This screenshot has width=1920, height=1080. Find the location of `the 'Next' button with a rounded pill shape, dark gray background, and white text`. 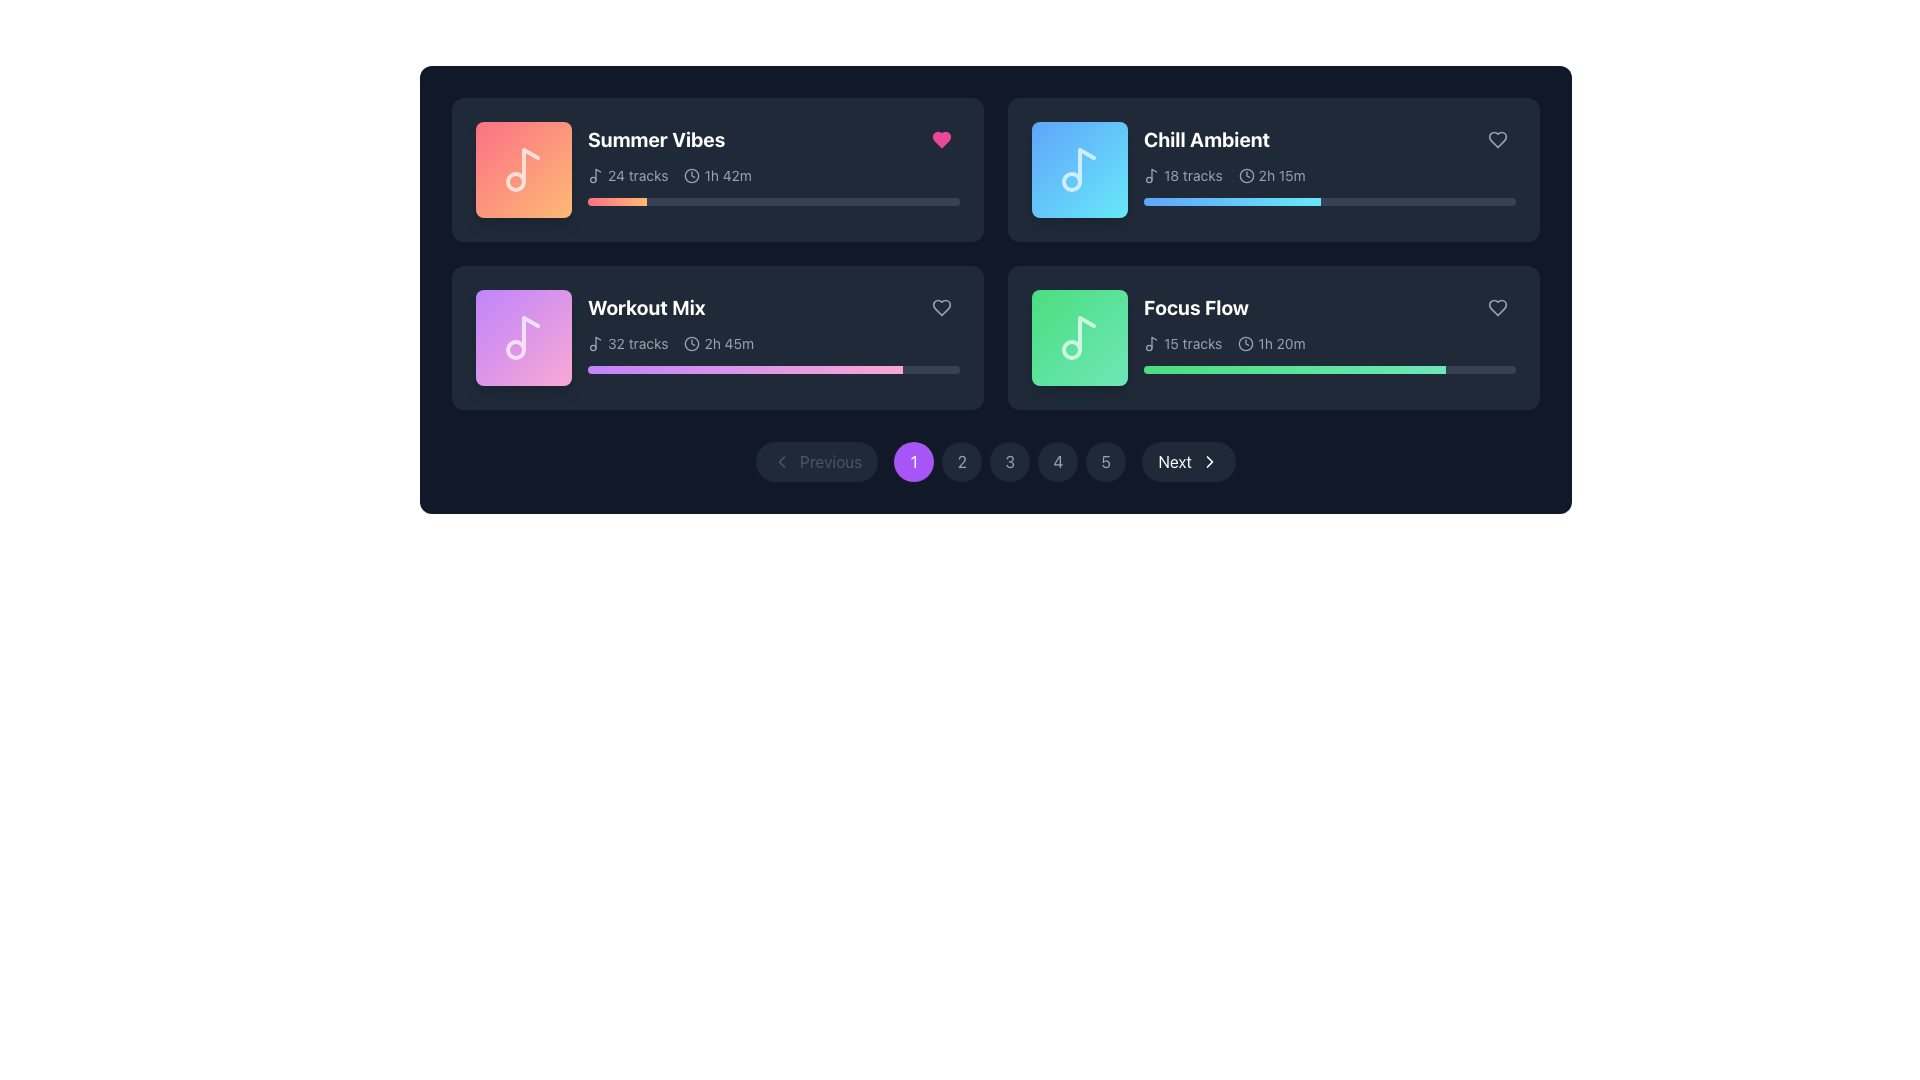

the 'Next' button with a rounded pill shape, dark gray background, and white text is located at coordinates (1189, 462).